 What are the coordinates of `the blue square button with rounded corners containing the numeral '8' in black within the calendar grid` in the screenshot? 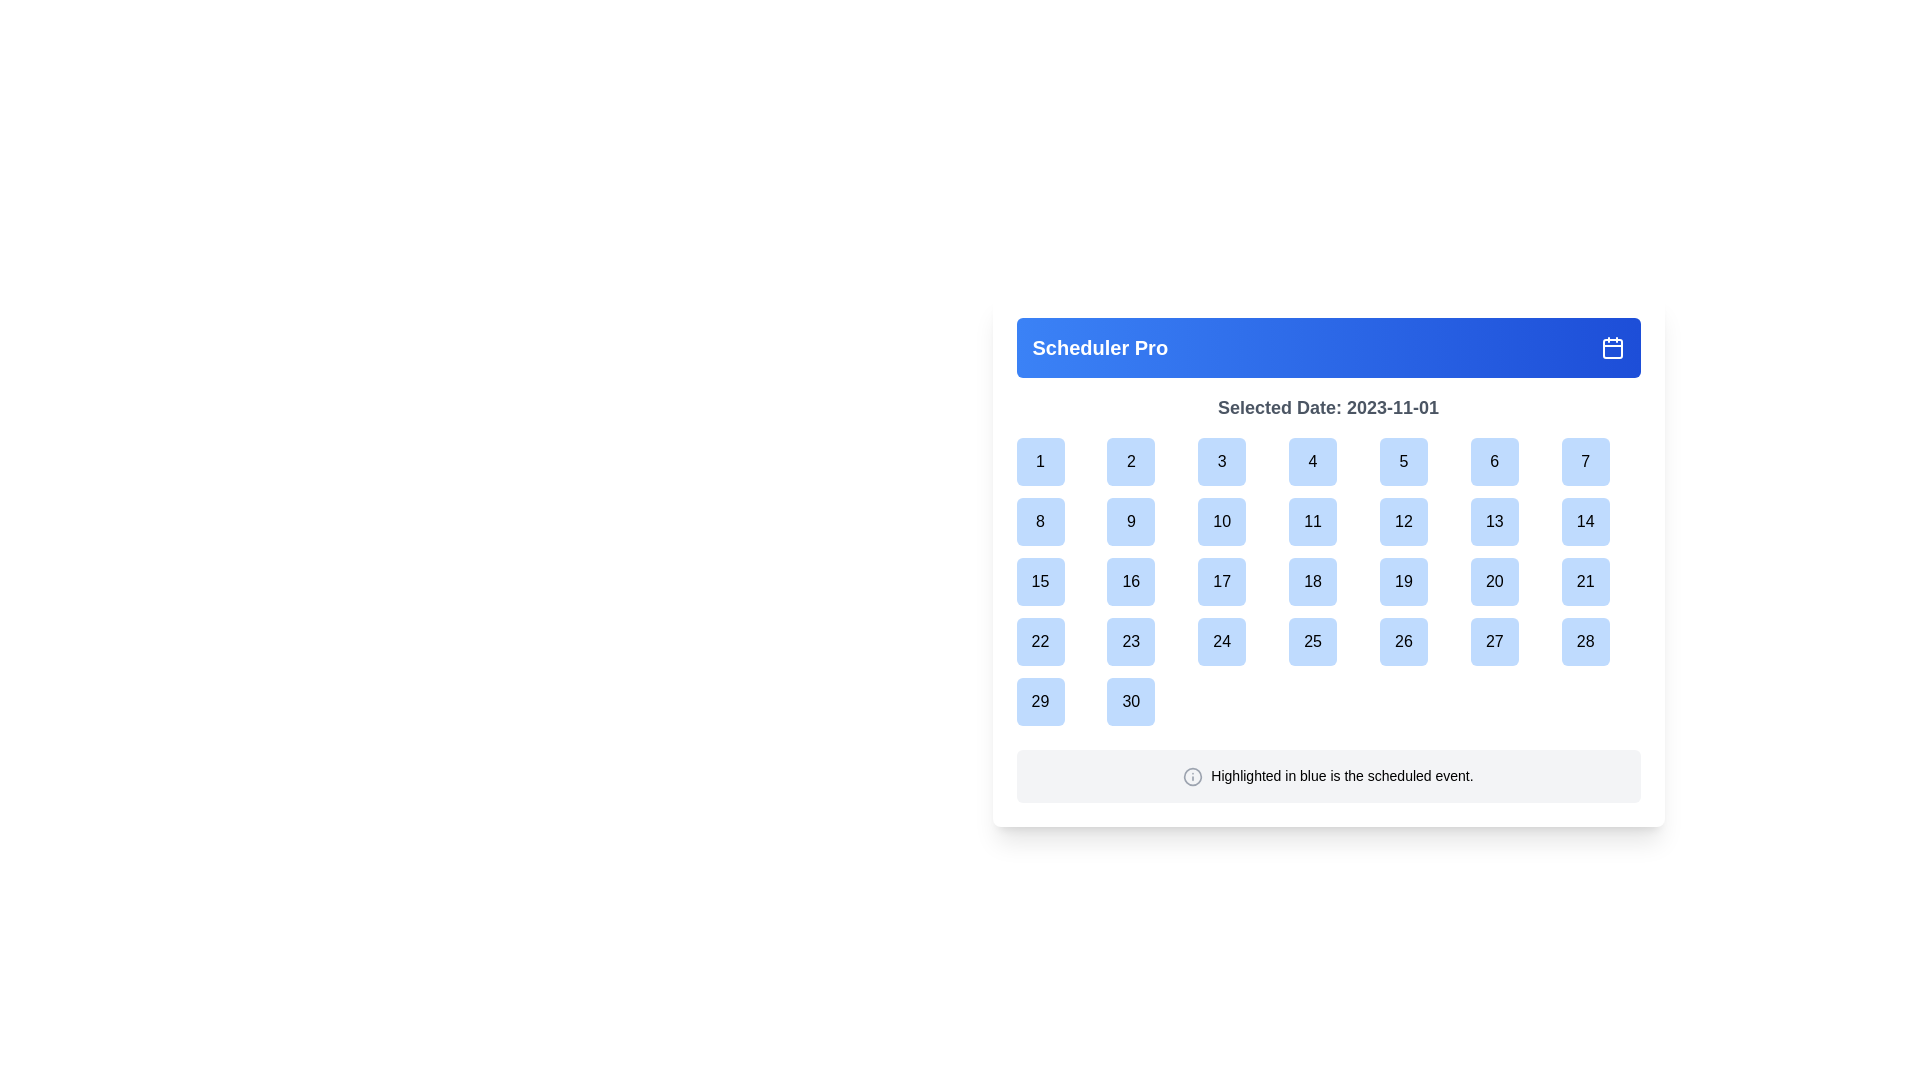 It's located at (1055, 520).